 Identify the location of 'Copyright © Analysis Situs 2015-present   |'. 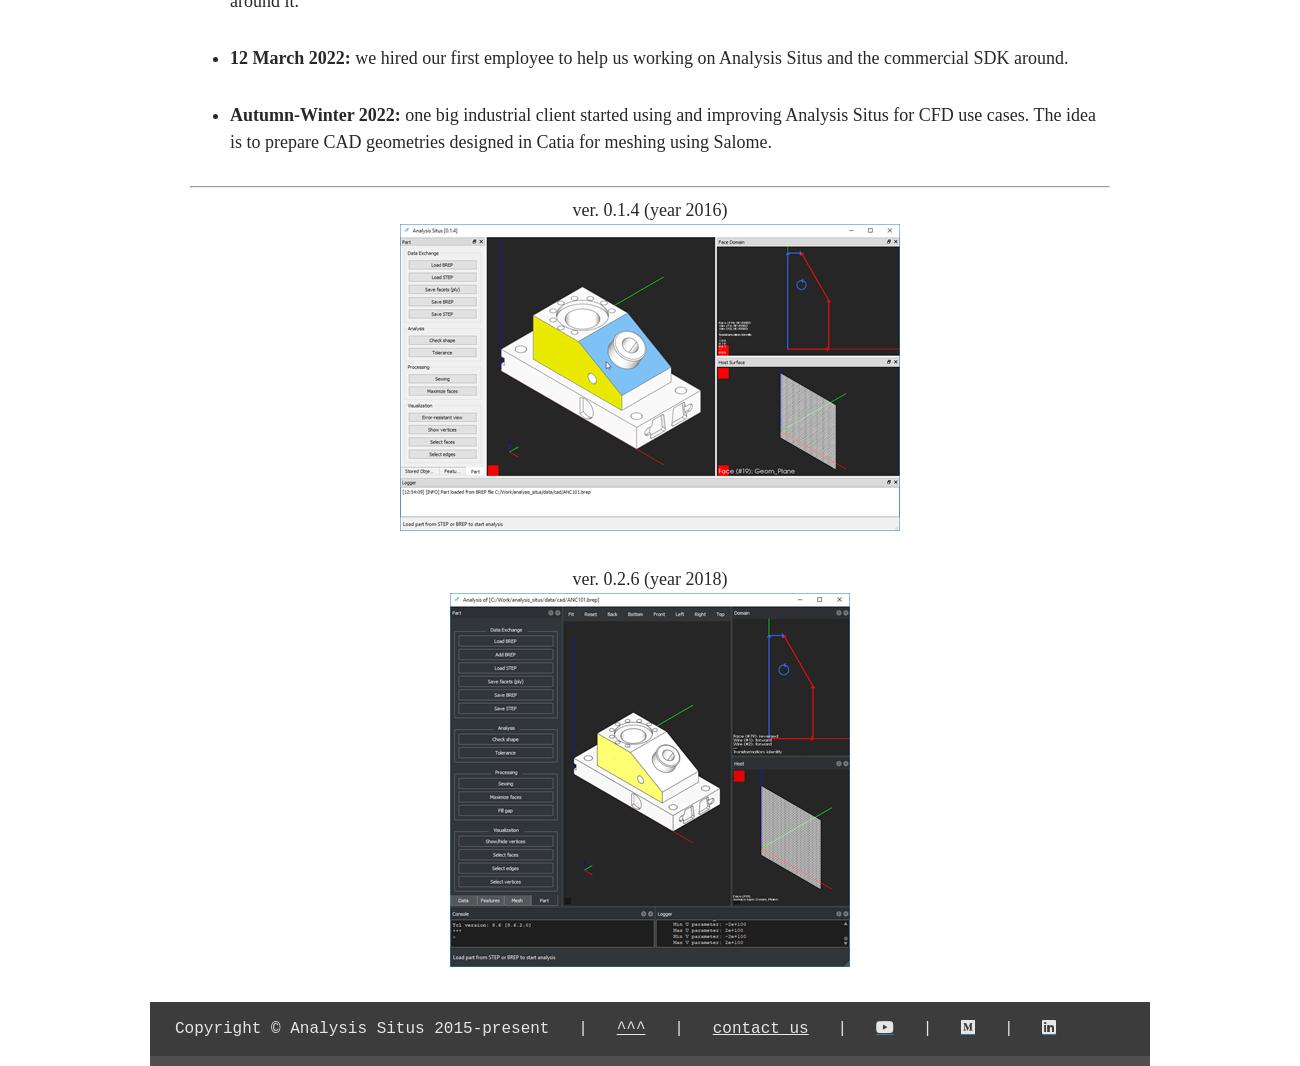
(395, 1029).